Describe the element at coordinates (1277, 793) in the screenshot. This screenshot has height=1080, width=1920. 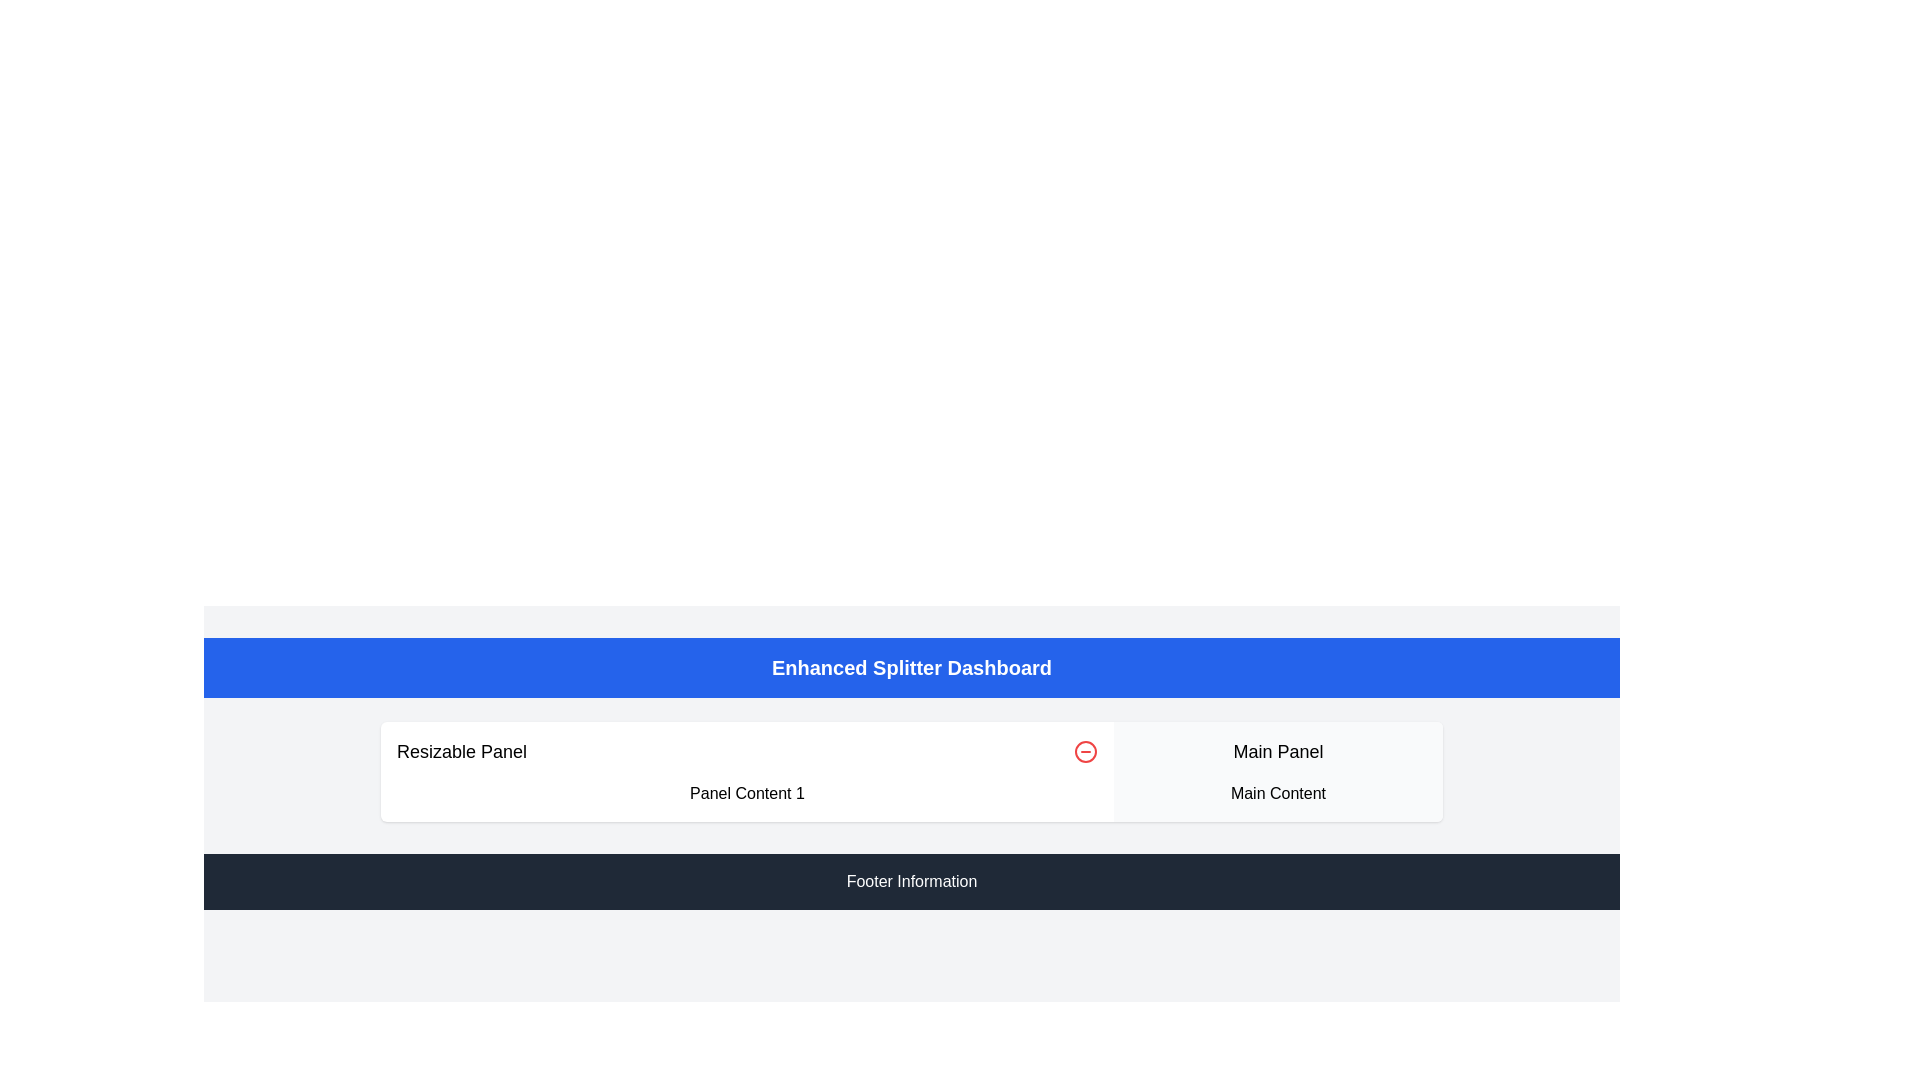
I see `the text label that describes the 'Main Content' section, positioned below the 'Main Panel' text element` at that location.